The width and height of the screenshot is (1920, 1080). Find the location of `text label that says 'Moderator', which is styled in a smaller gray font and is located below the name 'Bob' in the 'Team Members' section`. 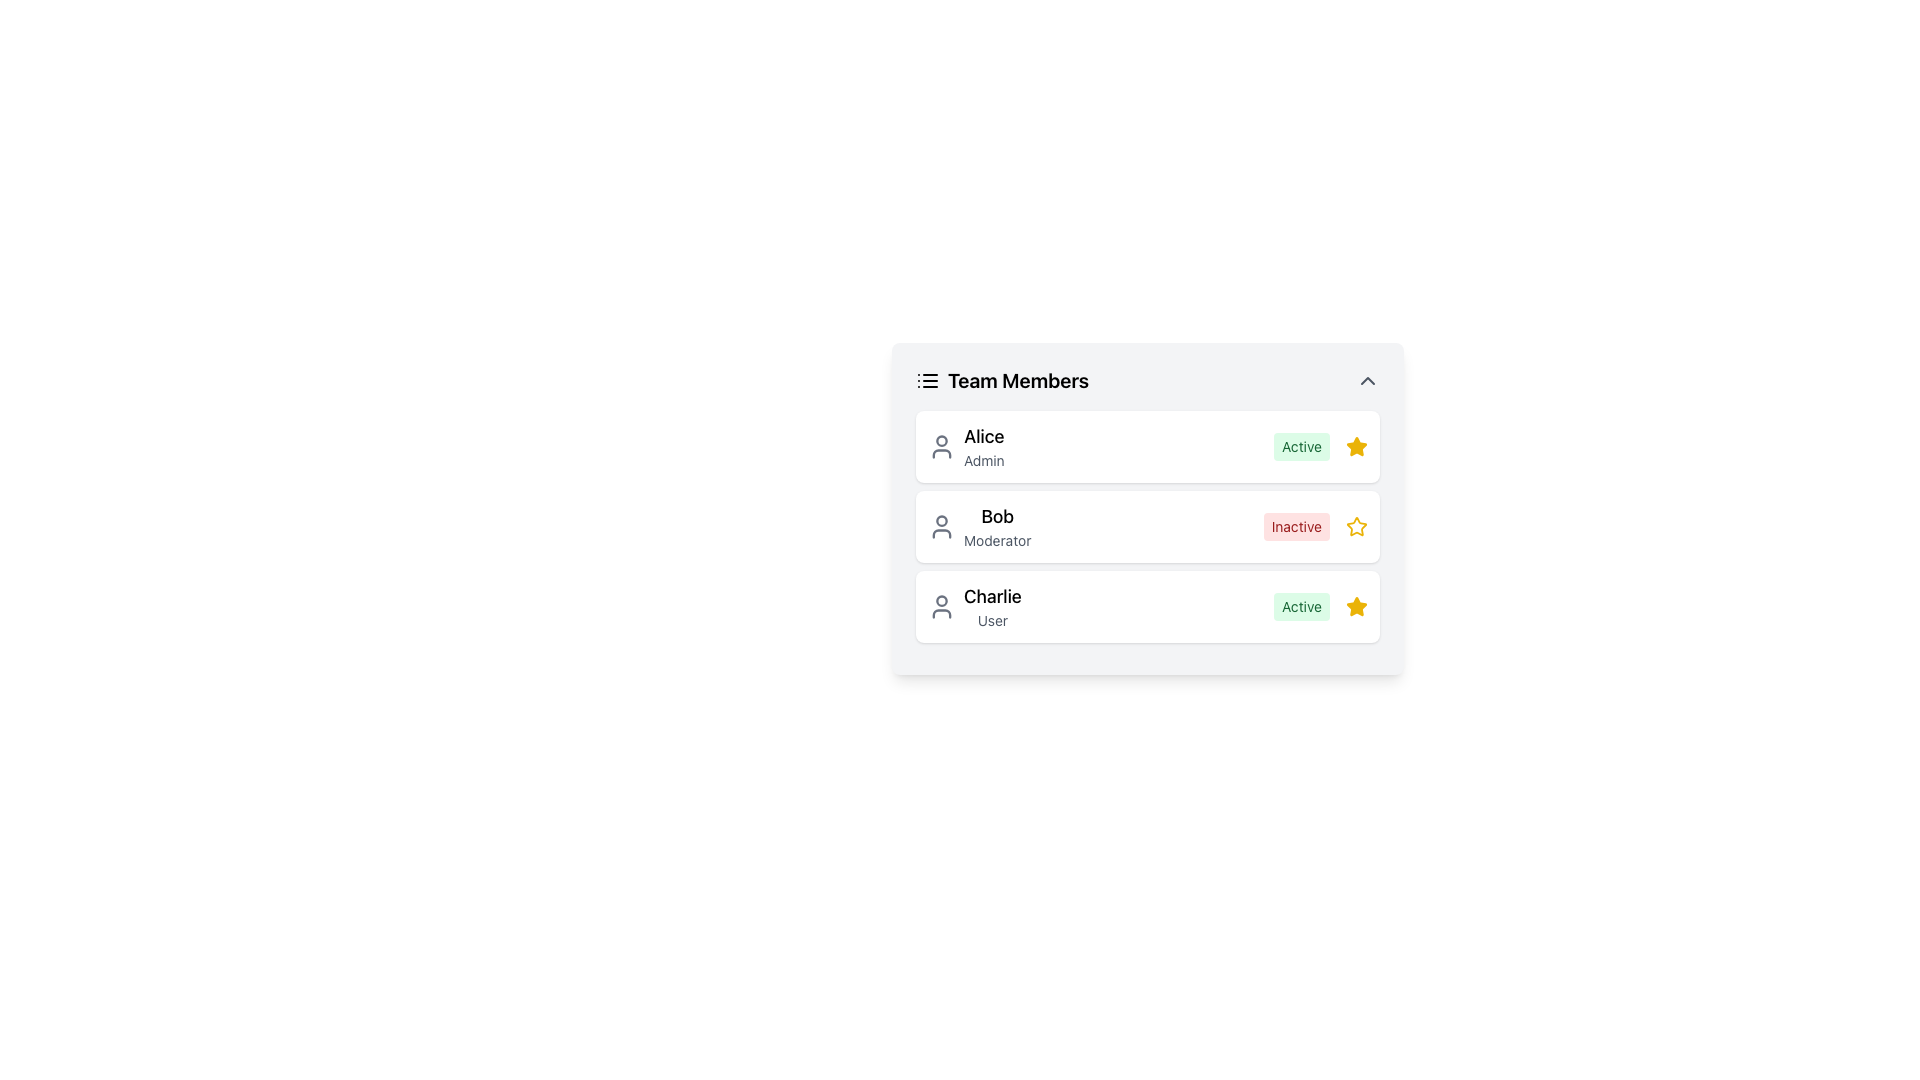

text label that says 'Moderator', which is styled in a smaller gray font and is located below the name 'Bob' in the 'Team Members' section is located at coordinates (997, 540).